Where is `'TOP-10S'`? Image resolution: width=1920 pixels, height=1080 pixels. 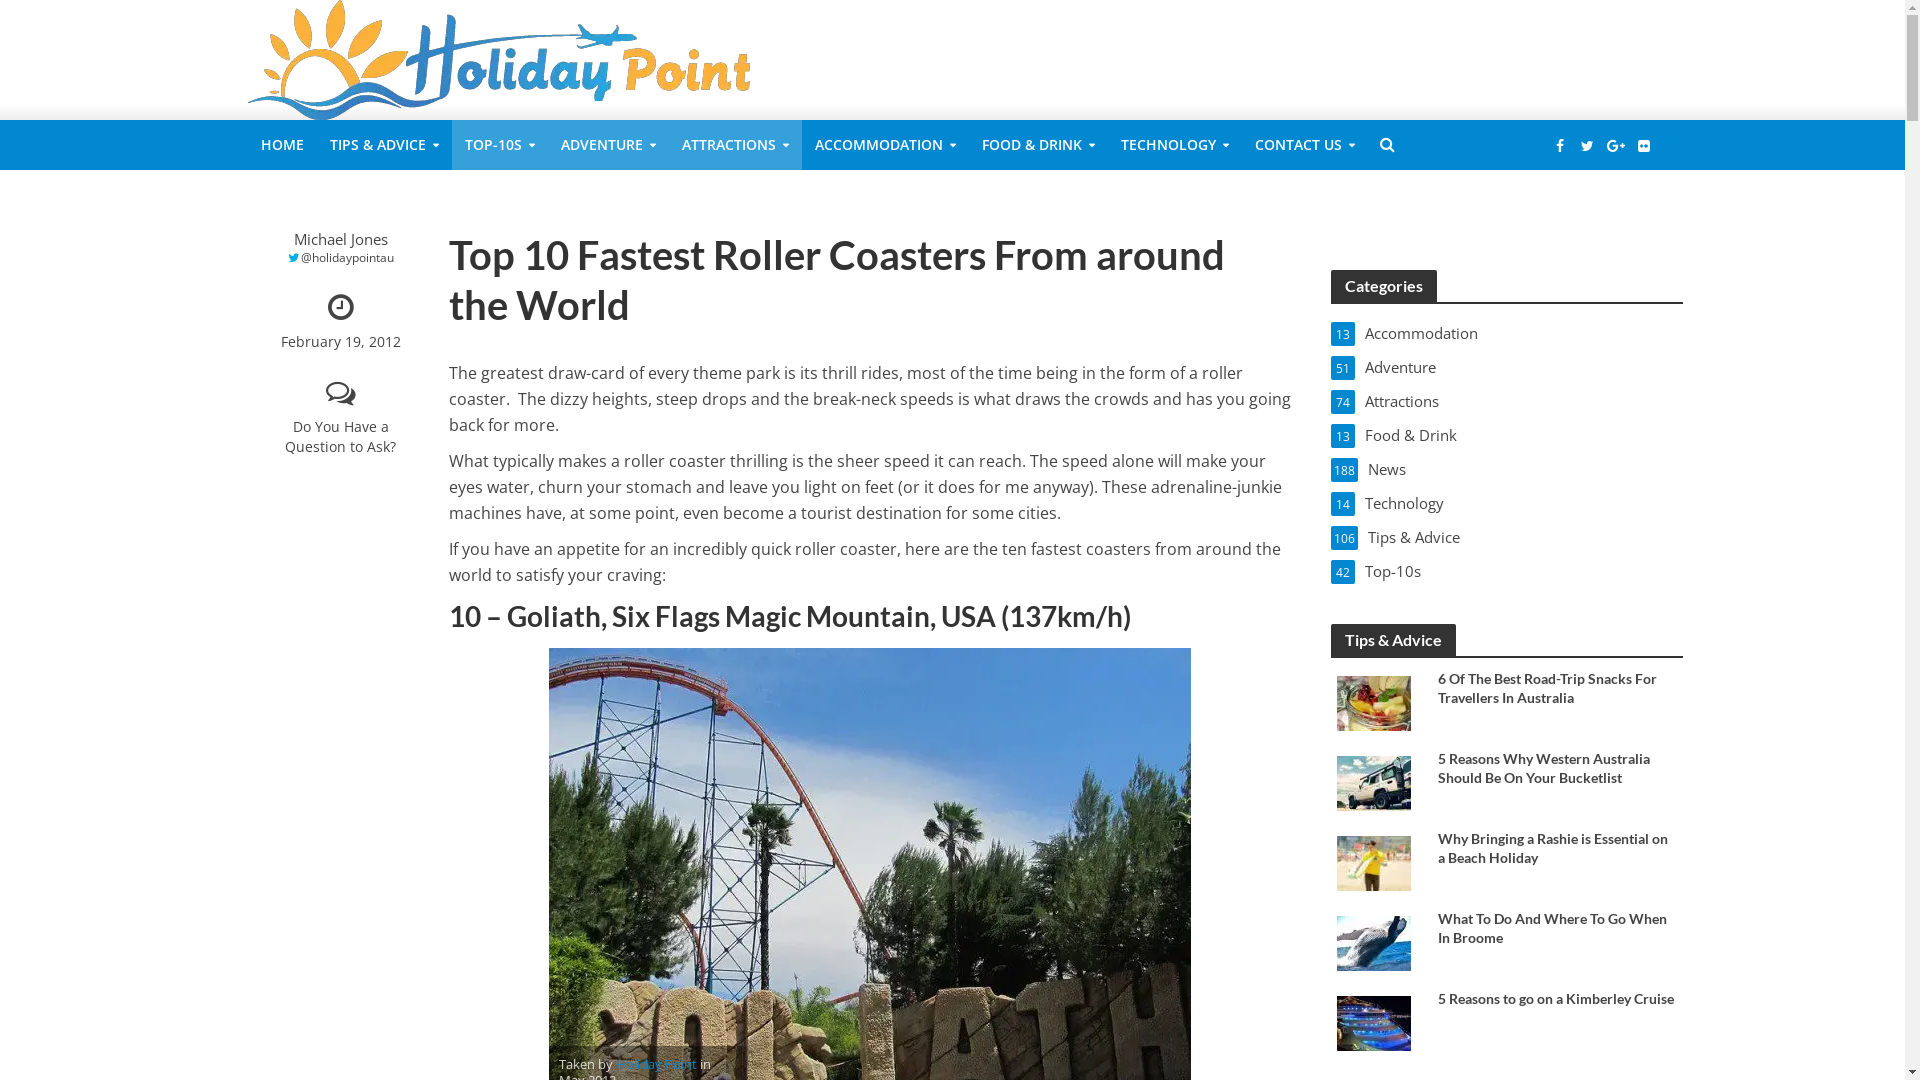
'TOP-10S' is located at coordinates (499, 144).